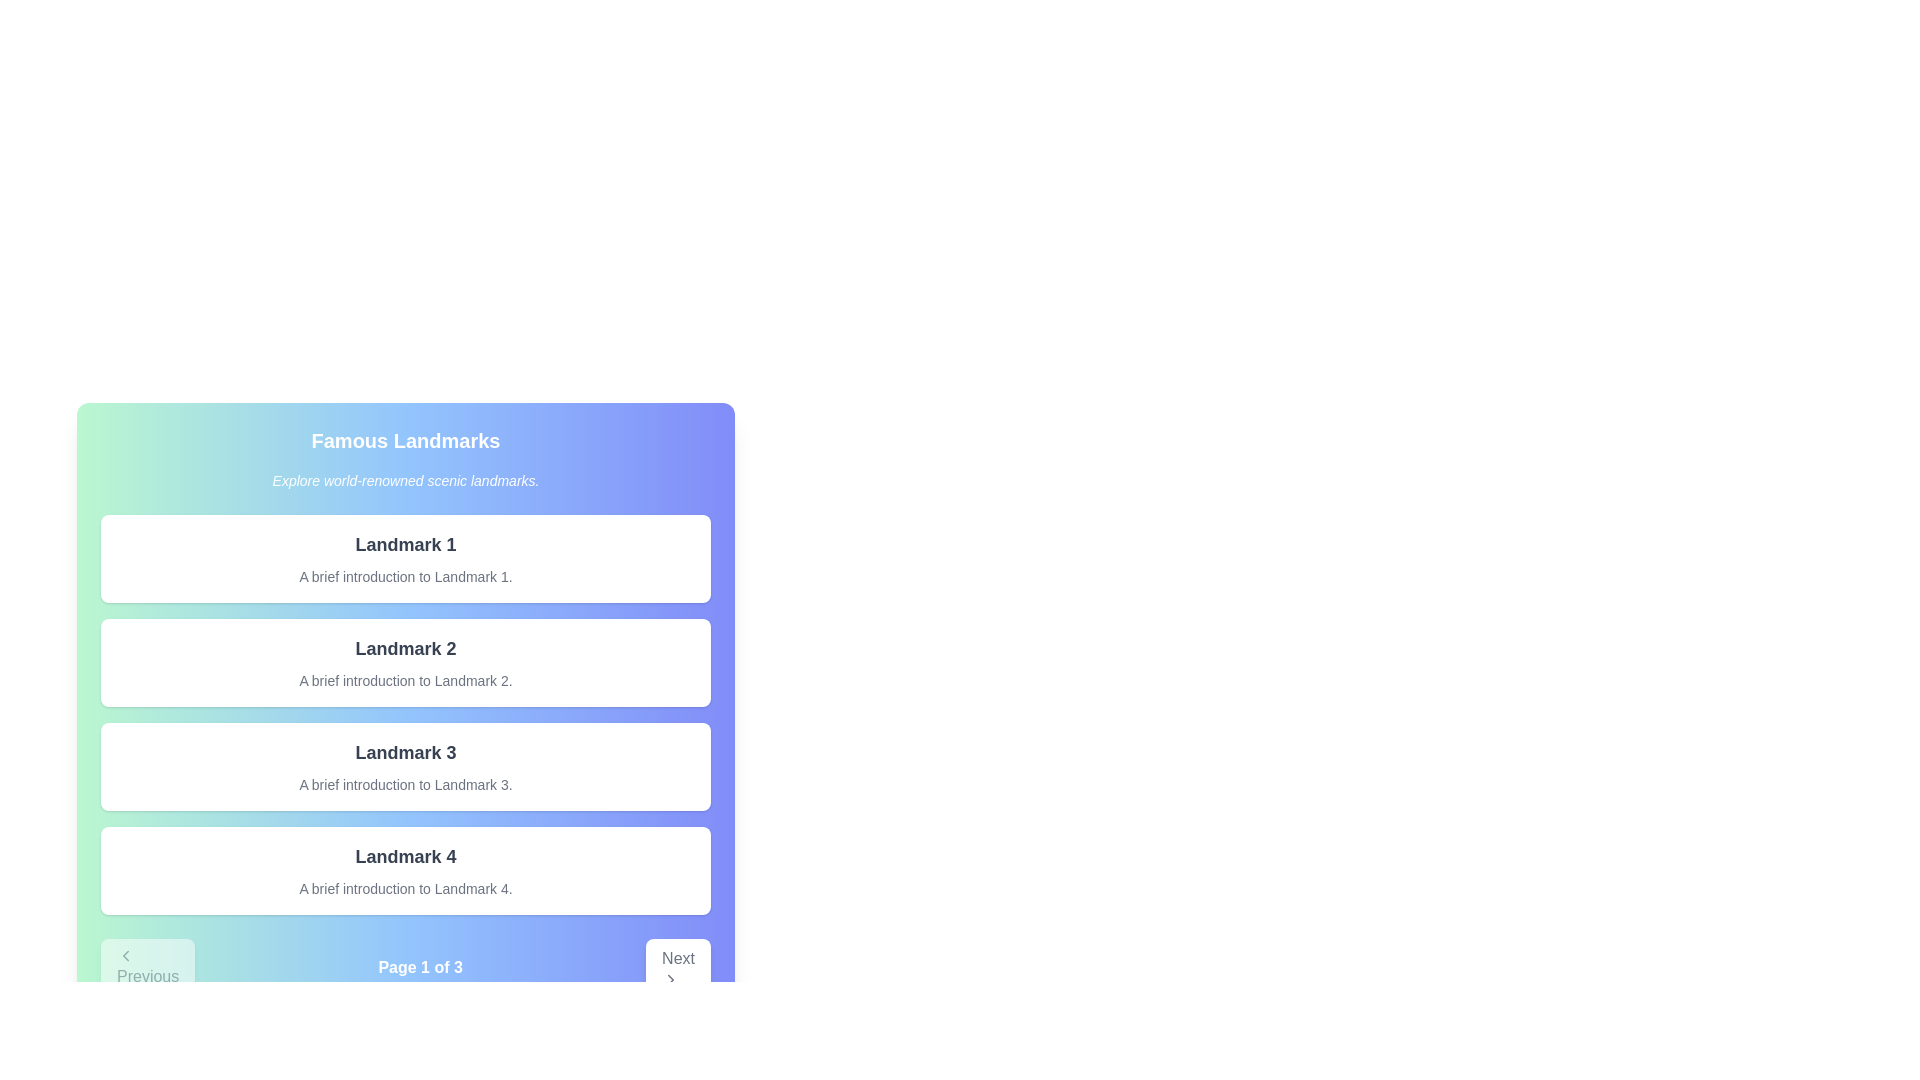  I want to click on the Informational Card summarizing details about 'Landmark 3', which is the third item in a vertically stacked list of similar cards under the header 'Famous Landmarks', so click(405, 766).